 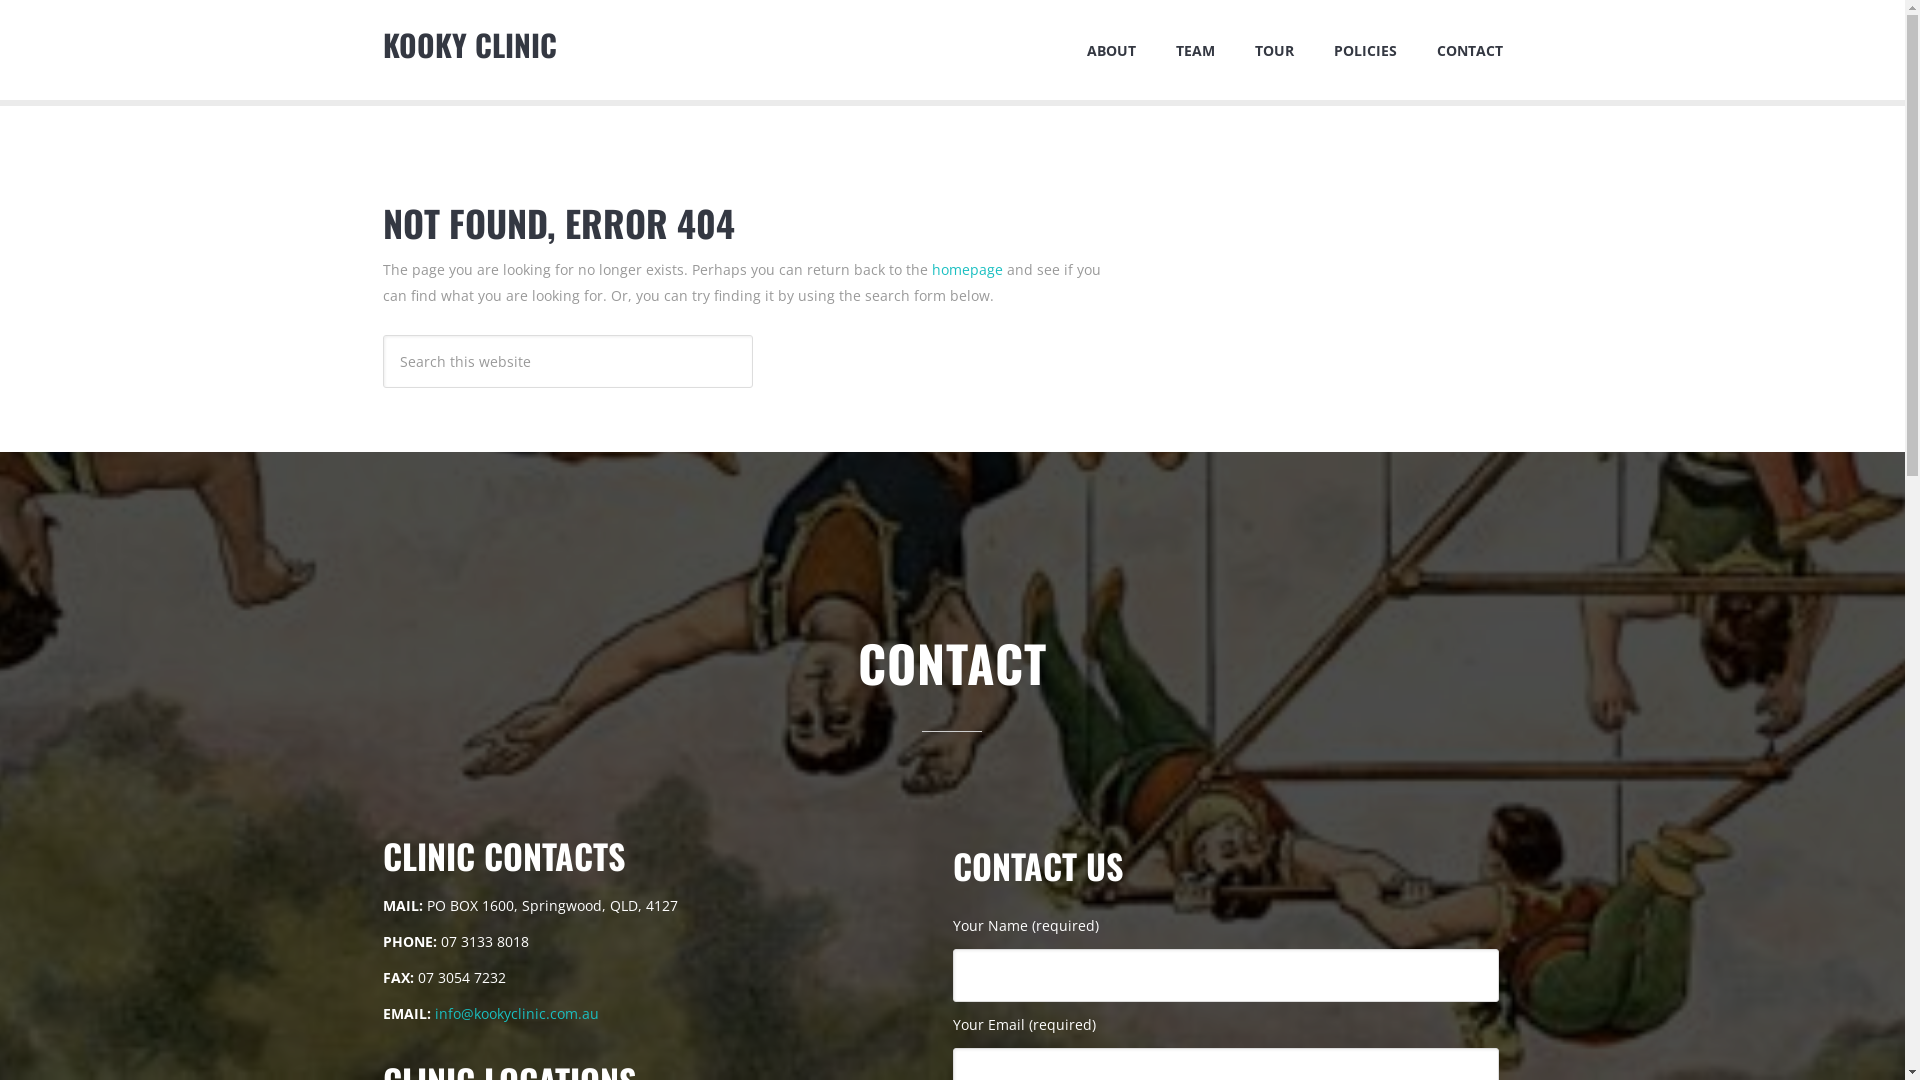 I want to click on 'homepage', so click(x=967, y=268).